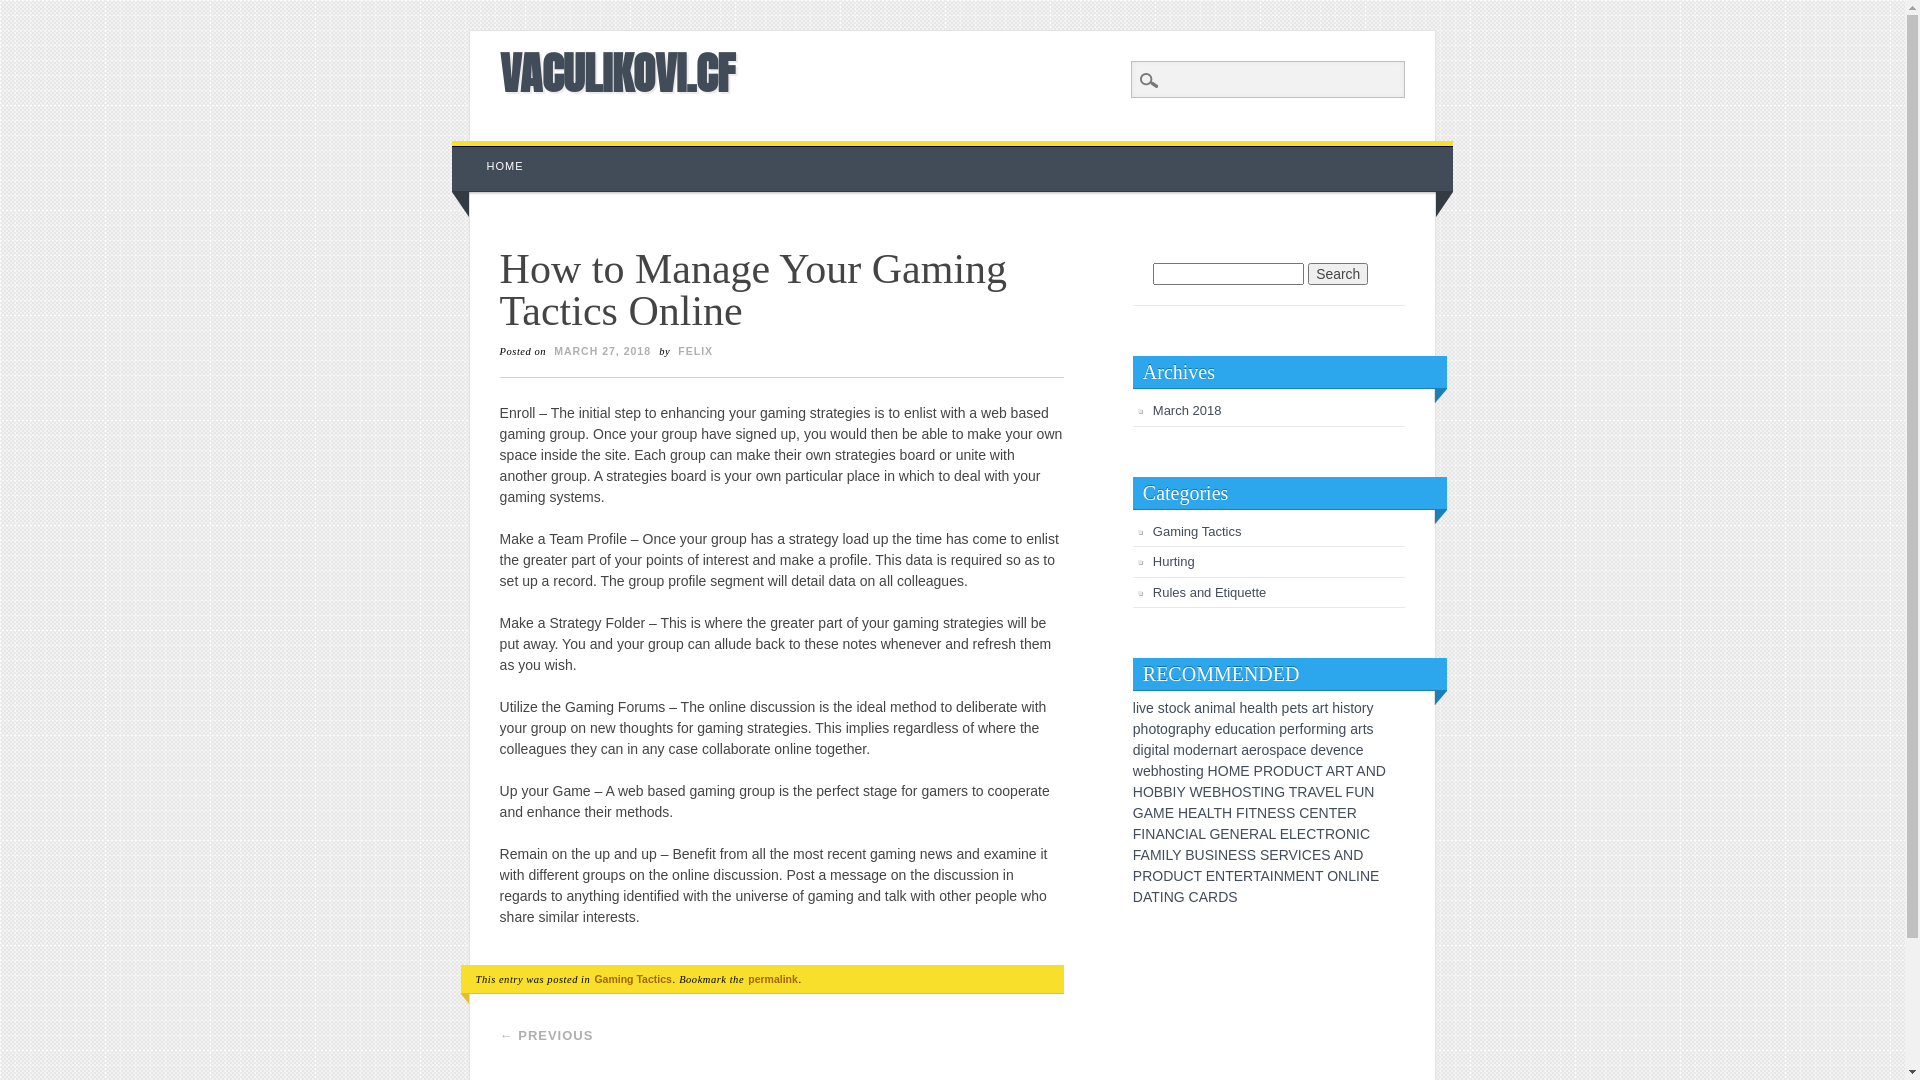  Describe the element at coordinates (1174, 561) in the screenshot. I see `'Hurting'` at that location.